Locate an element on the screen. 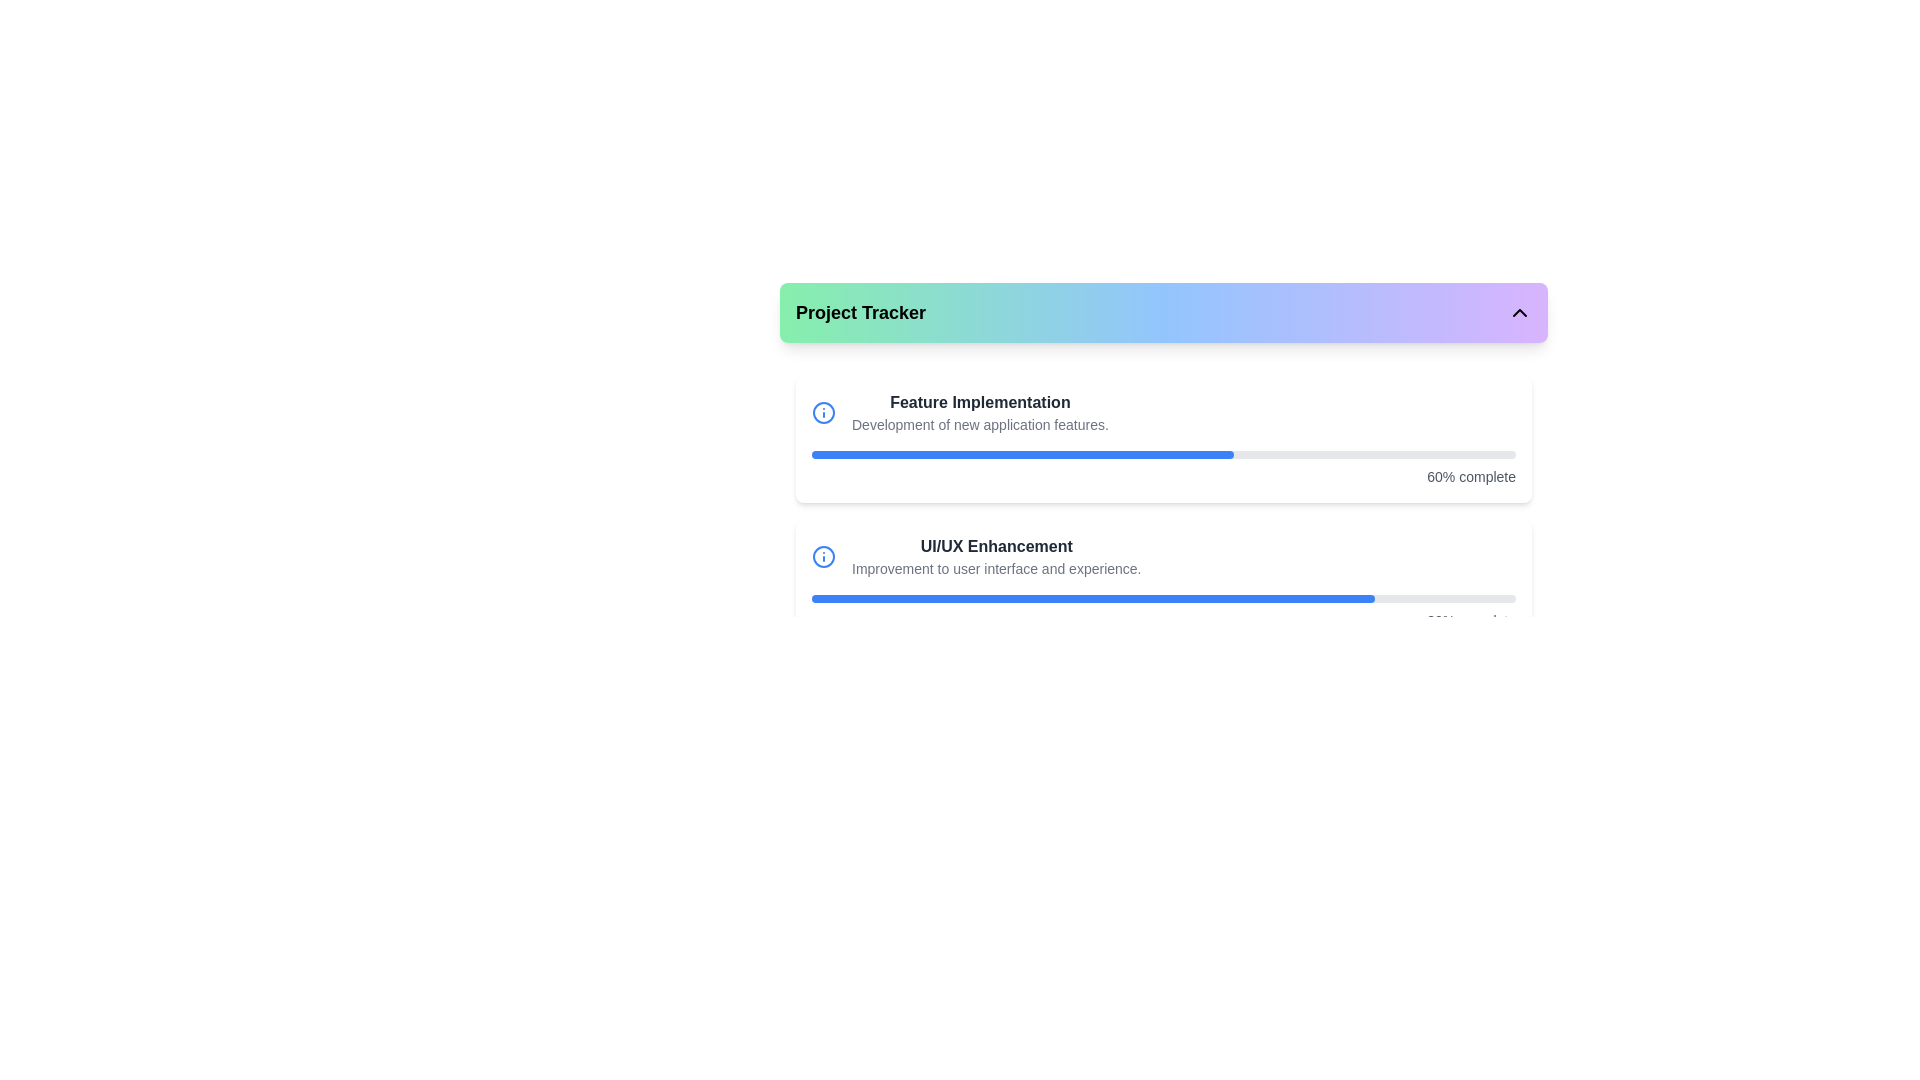 Image resolution: width=1920 pixels, height=1080 pixels. the text label that displays 'Improvement to user interface and experience.', which is styled in gray and positioned below the heading 'UI/UX Enhancement' is located at coordinates (996, 569).